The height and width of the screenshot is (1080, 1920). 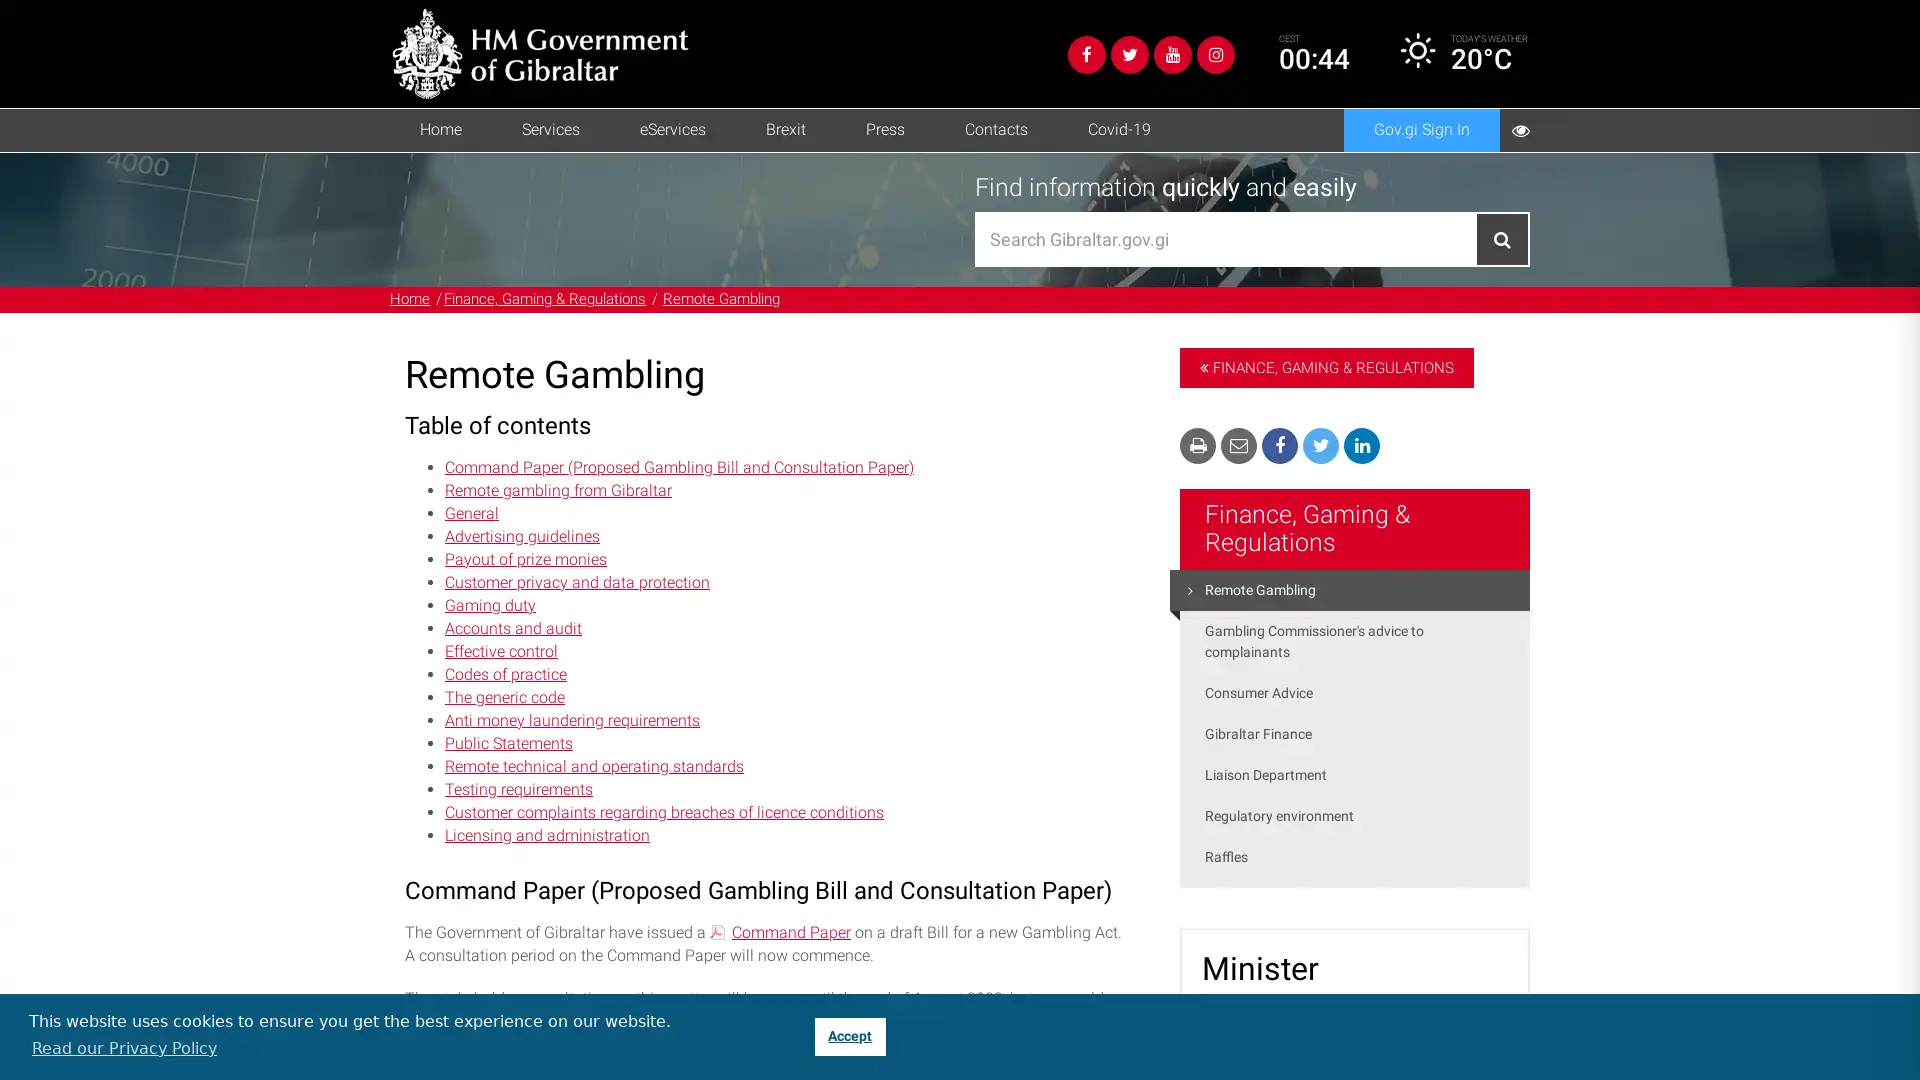 What do you see at coordinates (123, 1047) in the screenshot?
I see `learn more about cookies` at bounding box center [123, 1047].